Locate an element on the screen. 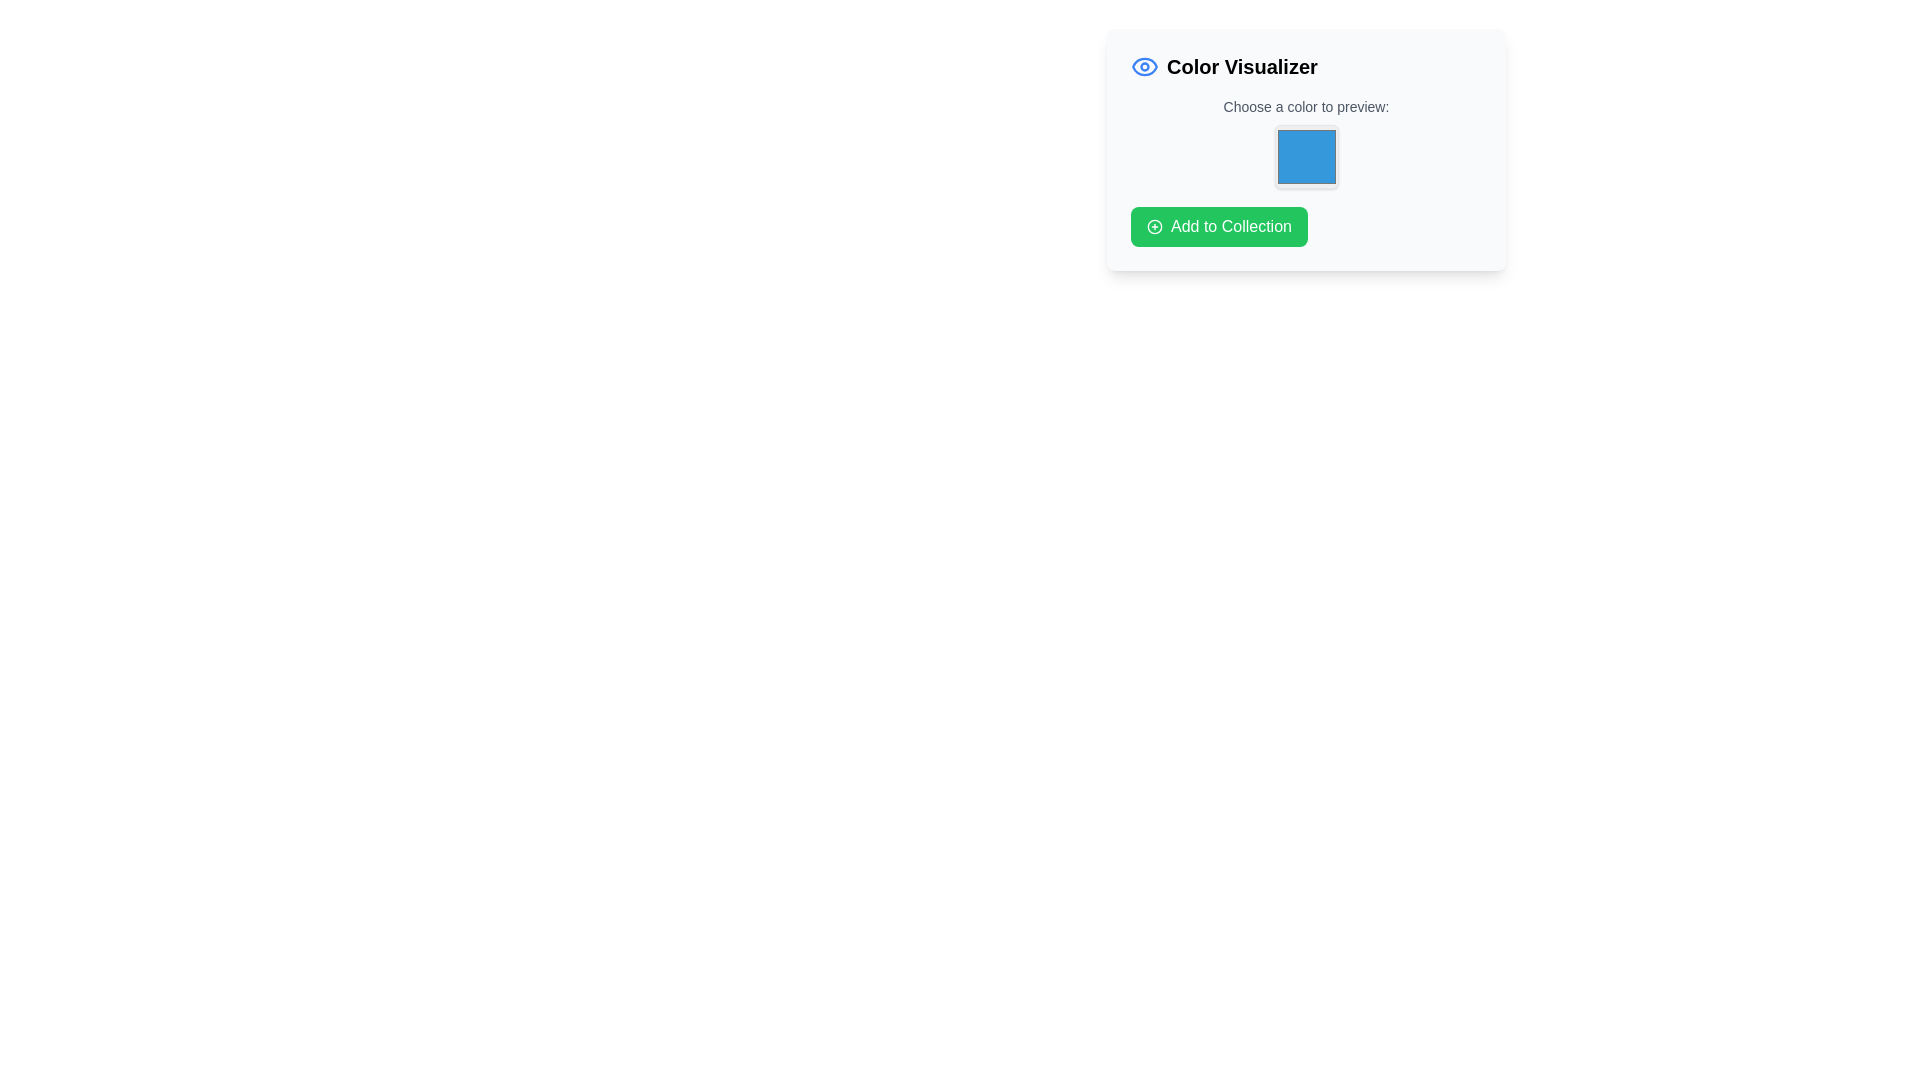 The width and height of the screenshot is (1920, 1080). the central SVG Circle element that is part of the 'Add to Collection' button located at the bottom of the floating card is located at coordinates (1155, 226).